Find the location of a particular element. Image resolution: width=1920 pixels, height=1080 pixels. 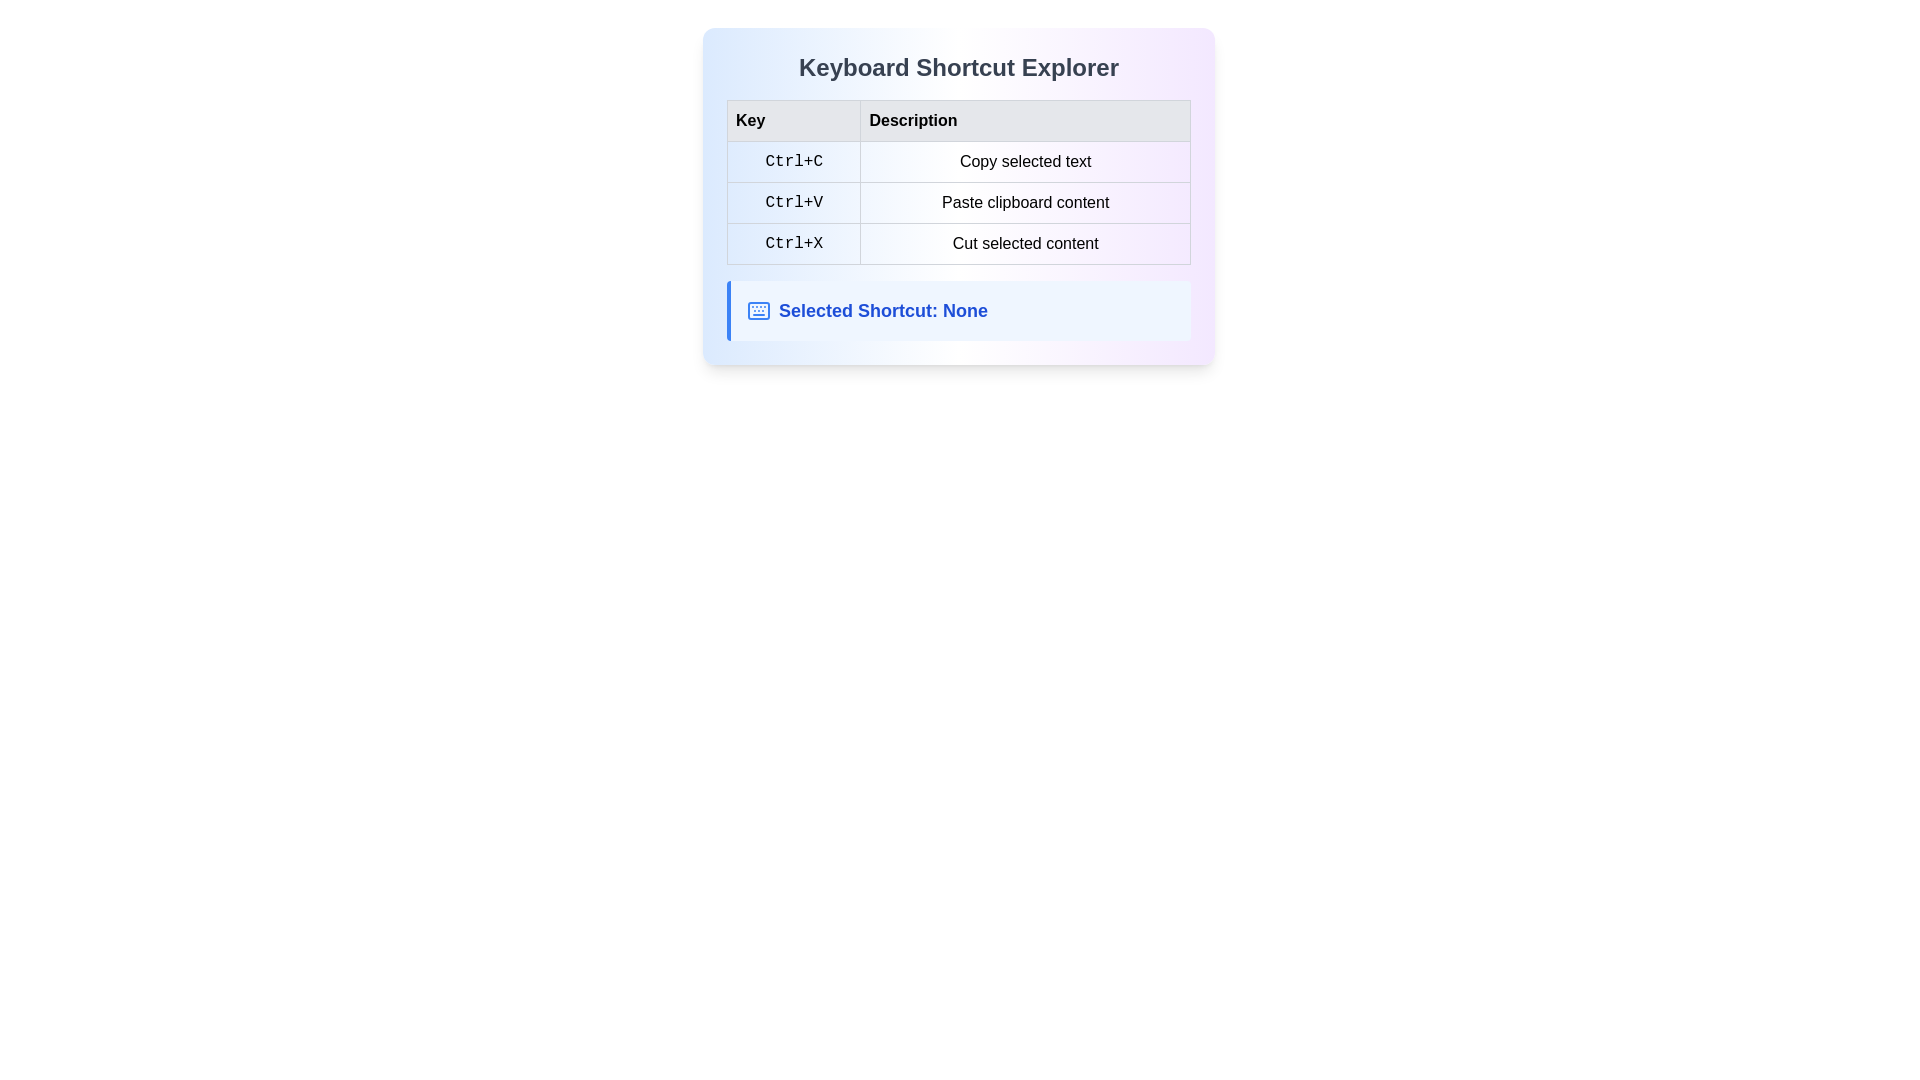

the keyboard key representation for the 'Ctrl+C' shortcut, which is styled as a static label in the 'Keyboard Shortcut Explorer' table is located at coordinates (793, 161).